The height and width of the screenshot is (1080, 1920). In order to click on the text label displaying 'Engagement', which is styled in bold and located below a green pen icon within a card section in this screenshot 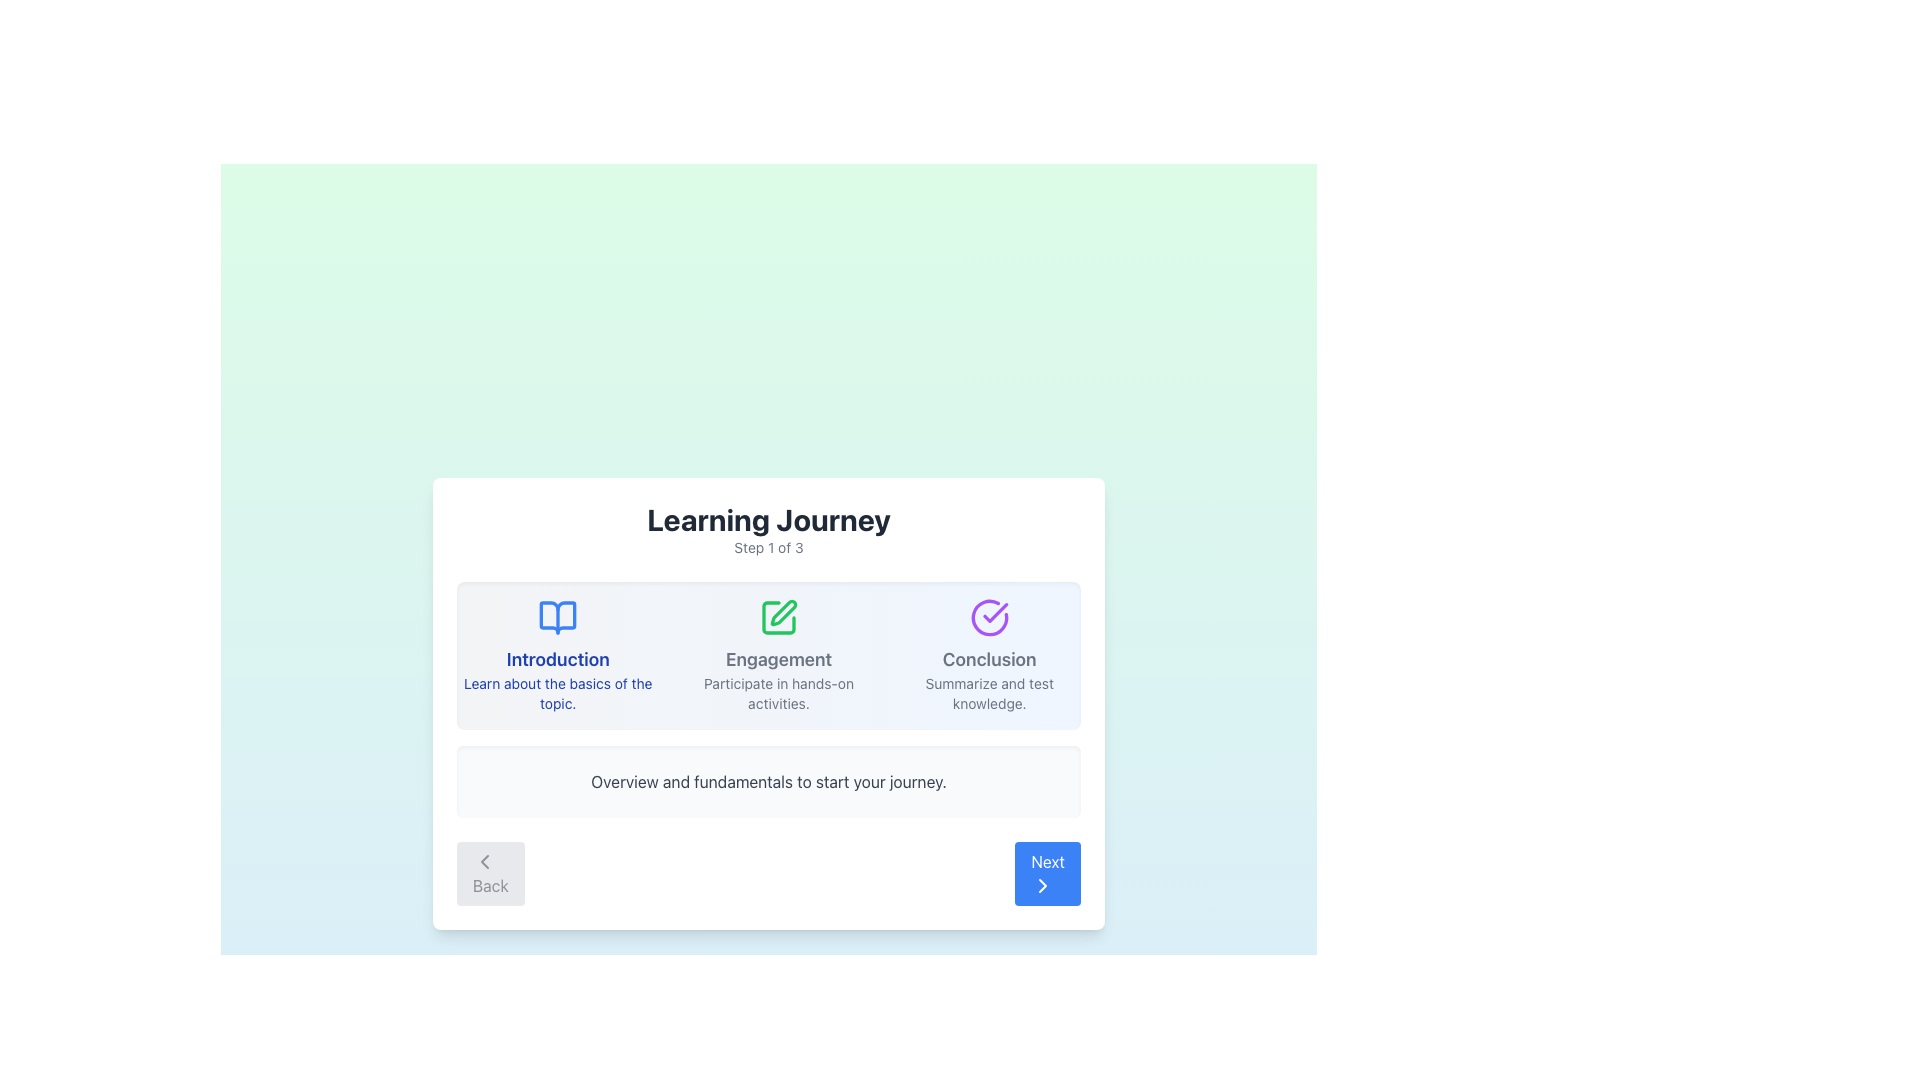, I will do `click(777, 659)`.